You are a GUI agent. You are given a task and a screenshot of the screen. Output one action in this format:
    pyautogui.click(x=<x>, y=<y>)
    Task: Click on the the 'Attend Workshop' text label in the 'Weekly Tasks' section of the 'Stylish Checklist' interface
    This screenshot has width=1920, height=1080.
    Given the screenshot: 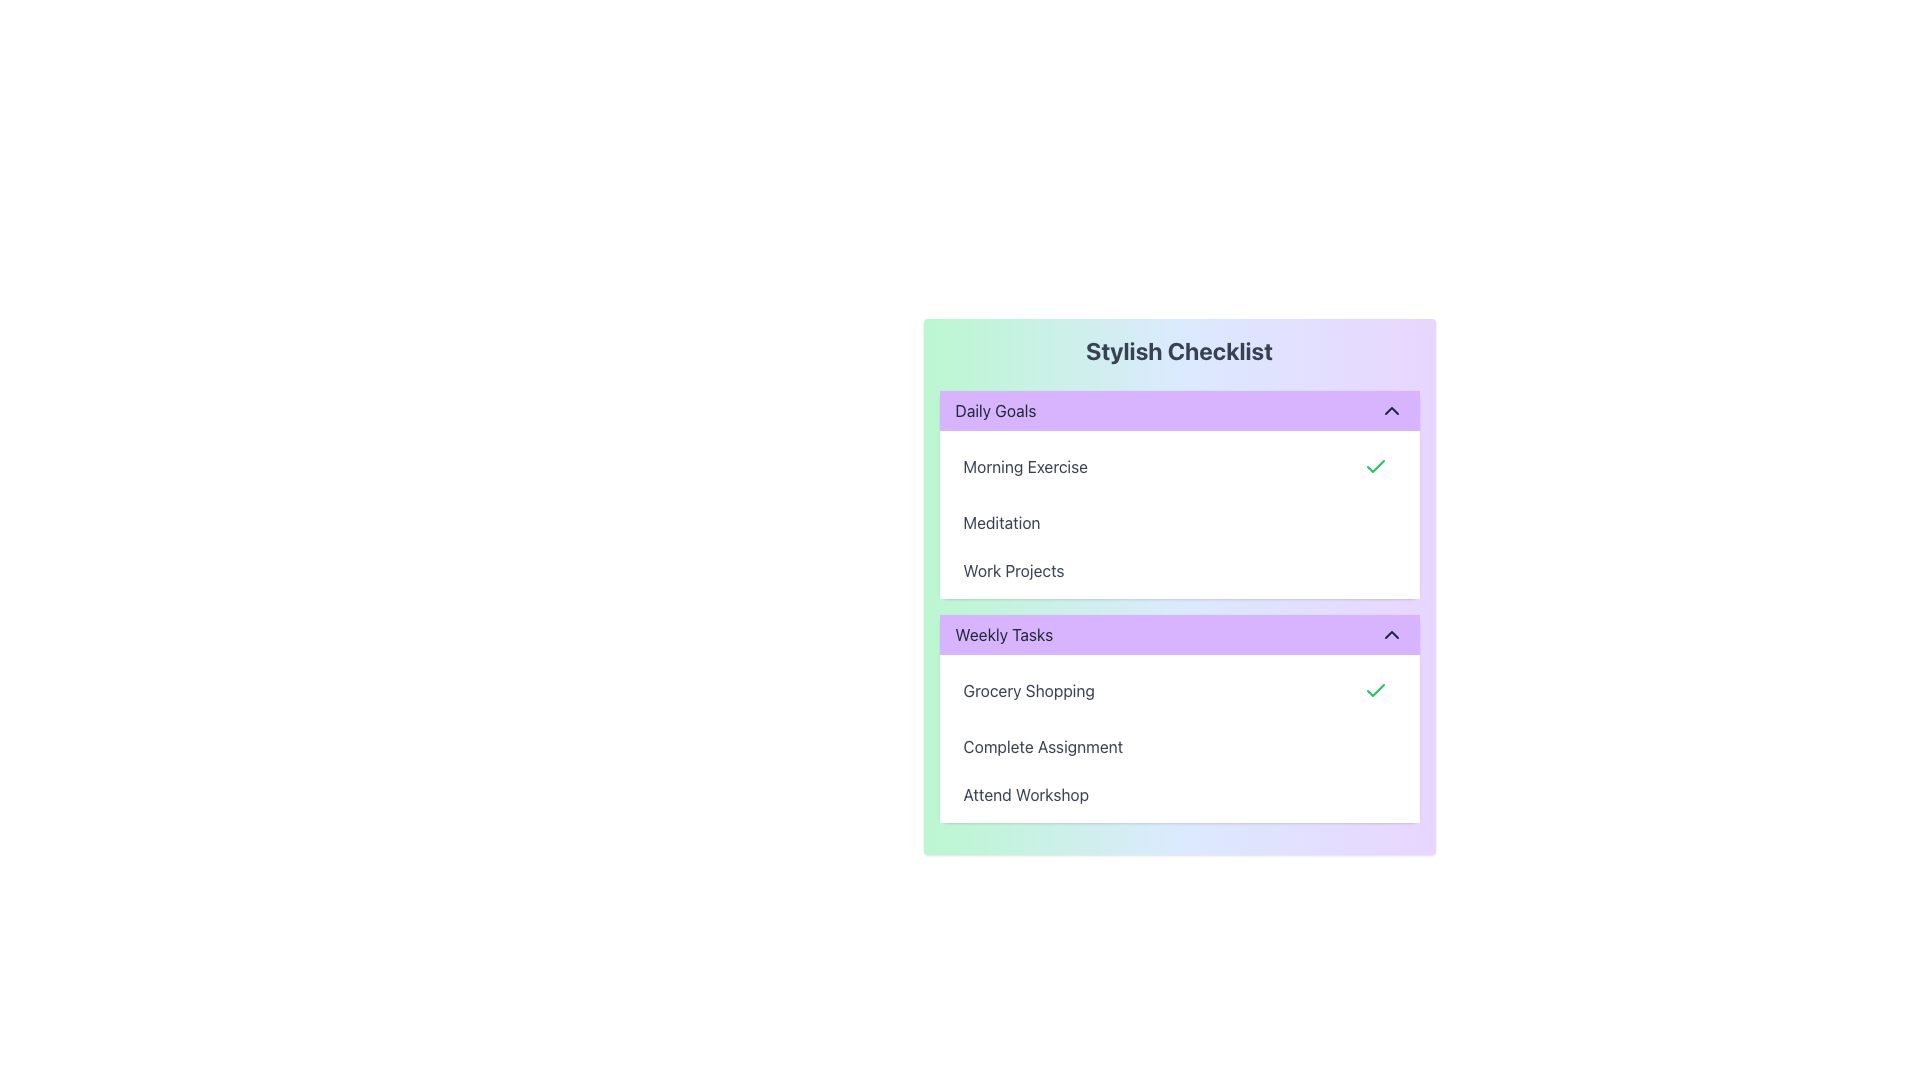 What is the action you would take?
    pyautogui.click(x=1026, y=793)
    